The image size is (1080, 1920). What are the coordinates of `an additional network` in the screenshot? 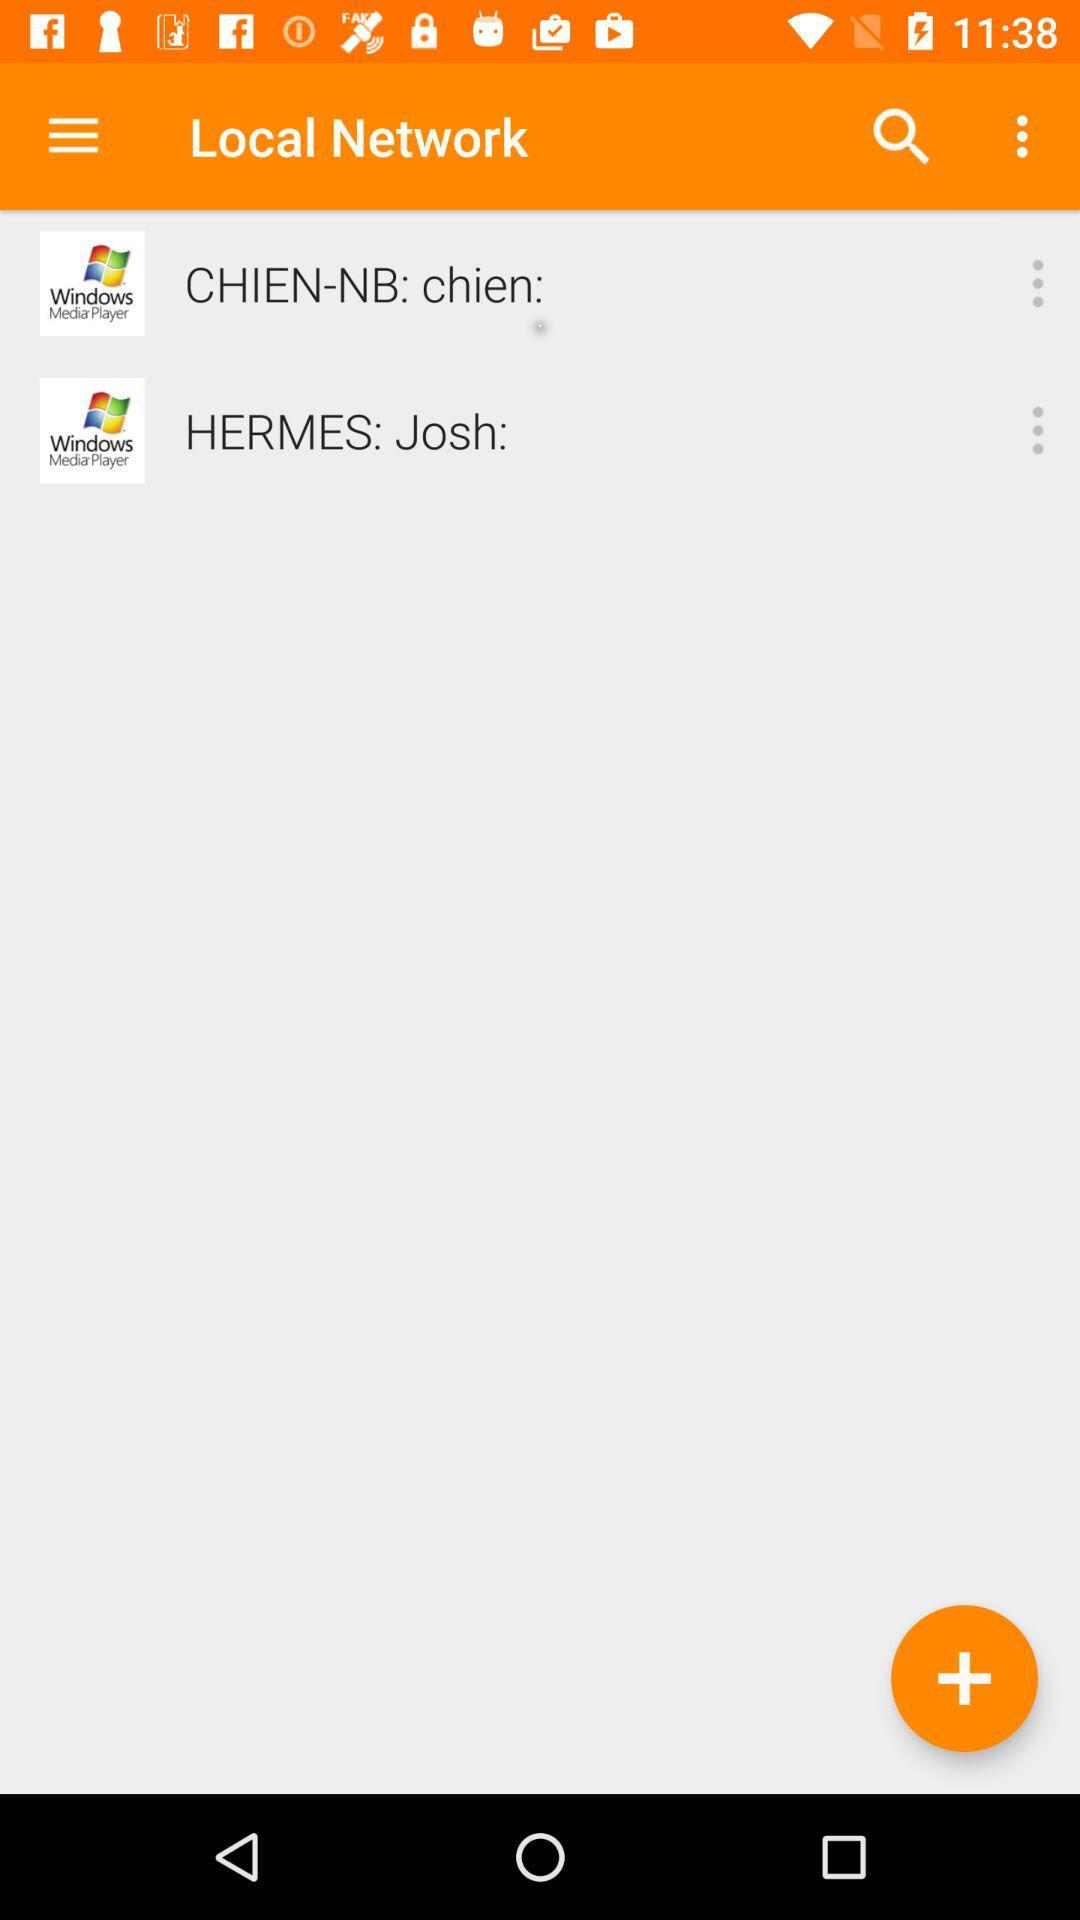 It's located at (963, 1678).